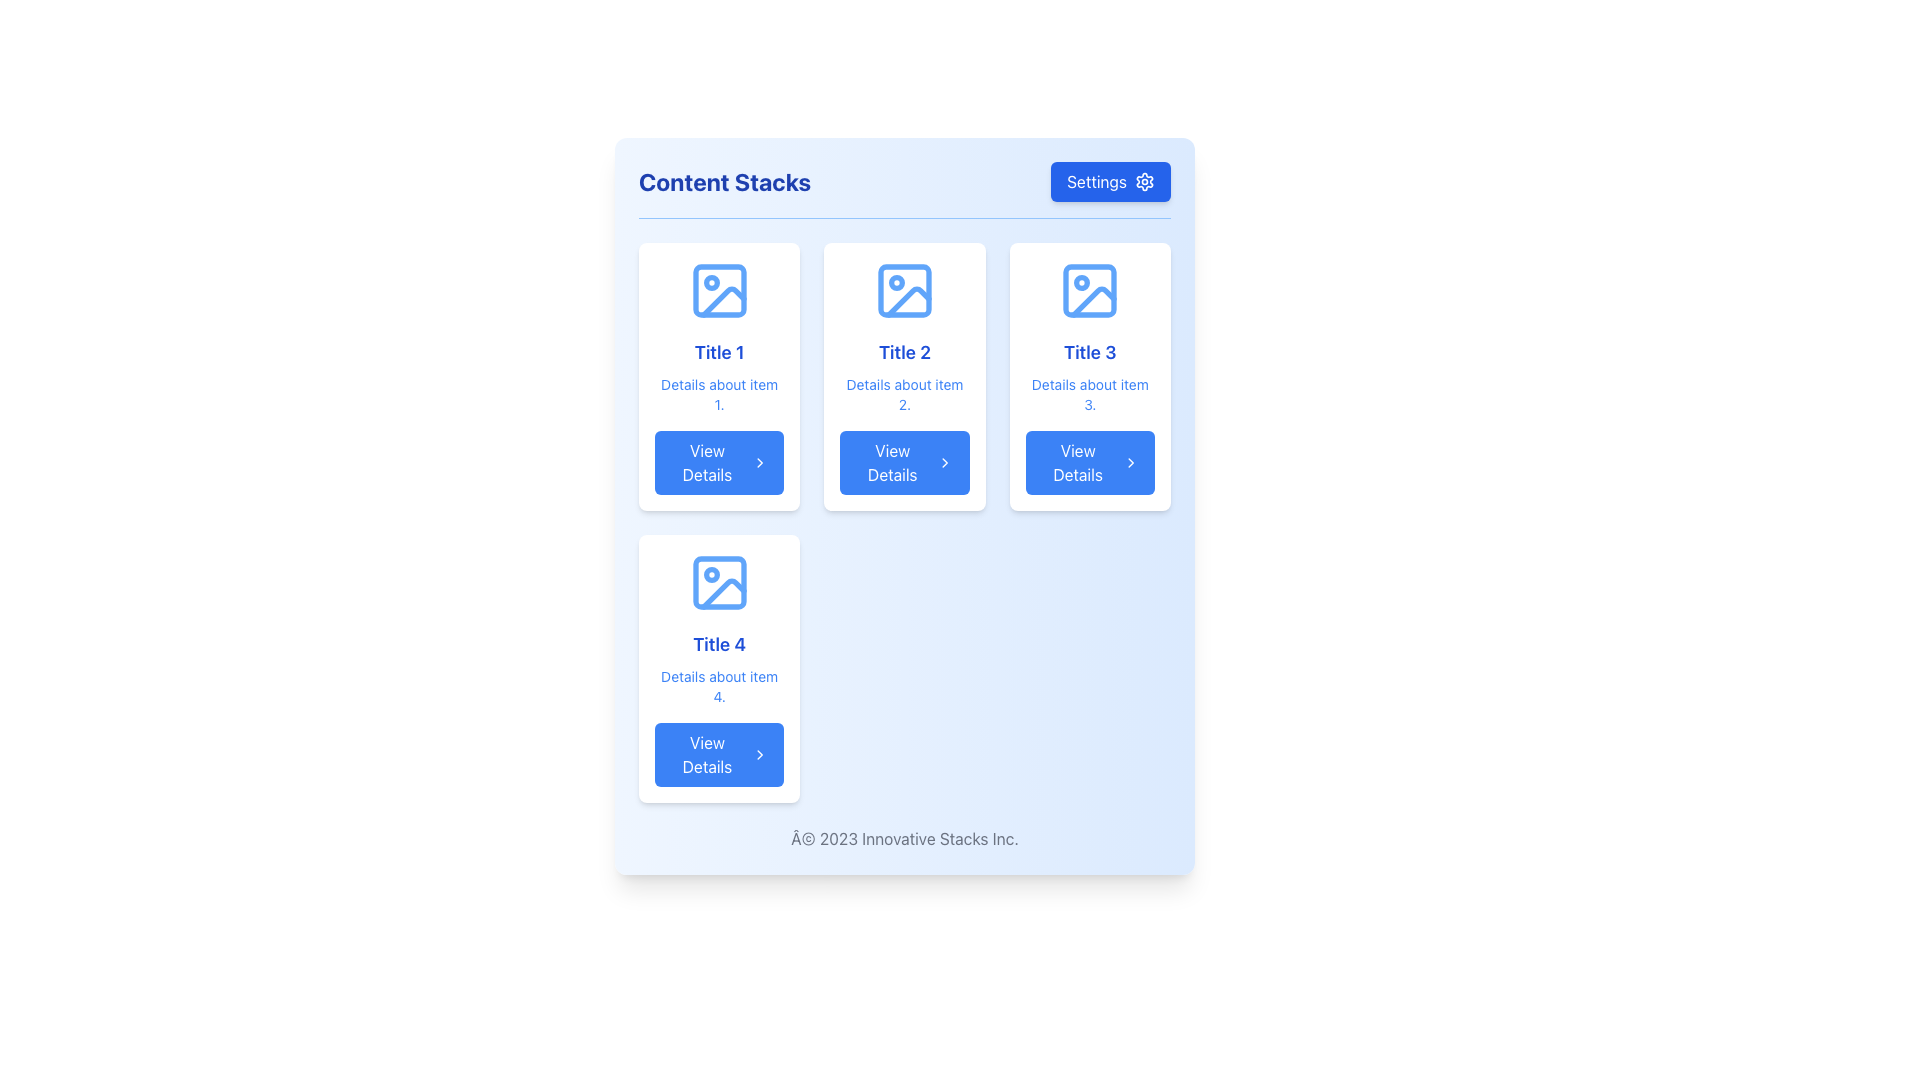 The width and height of the screenshot is (1920, 1080). I want to click on the blue button labeled 'View Details' with a chevron icon located at the bottom section of the card titled 'Title 4', so click(719, 755).